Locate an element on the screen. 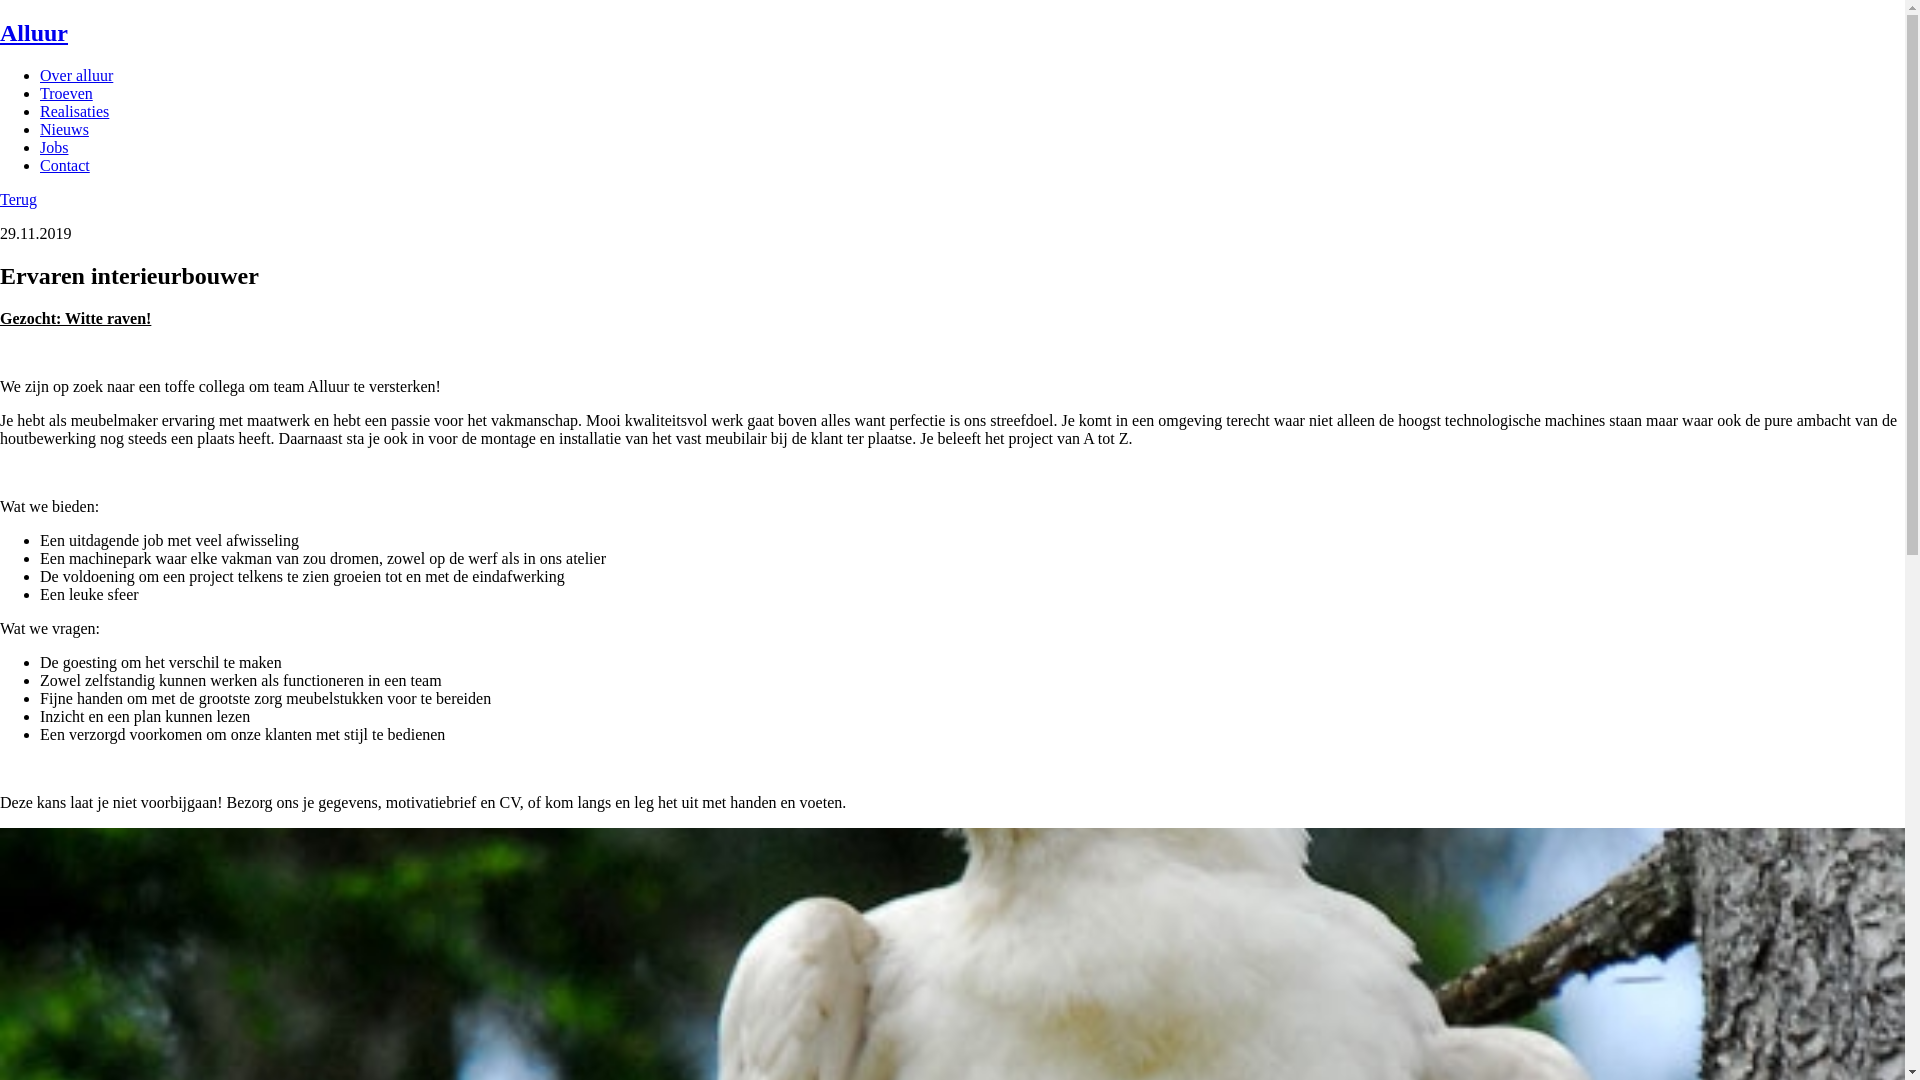  'Jobs' is located at coordinates (53, 146).